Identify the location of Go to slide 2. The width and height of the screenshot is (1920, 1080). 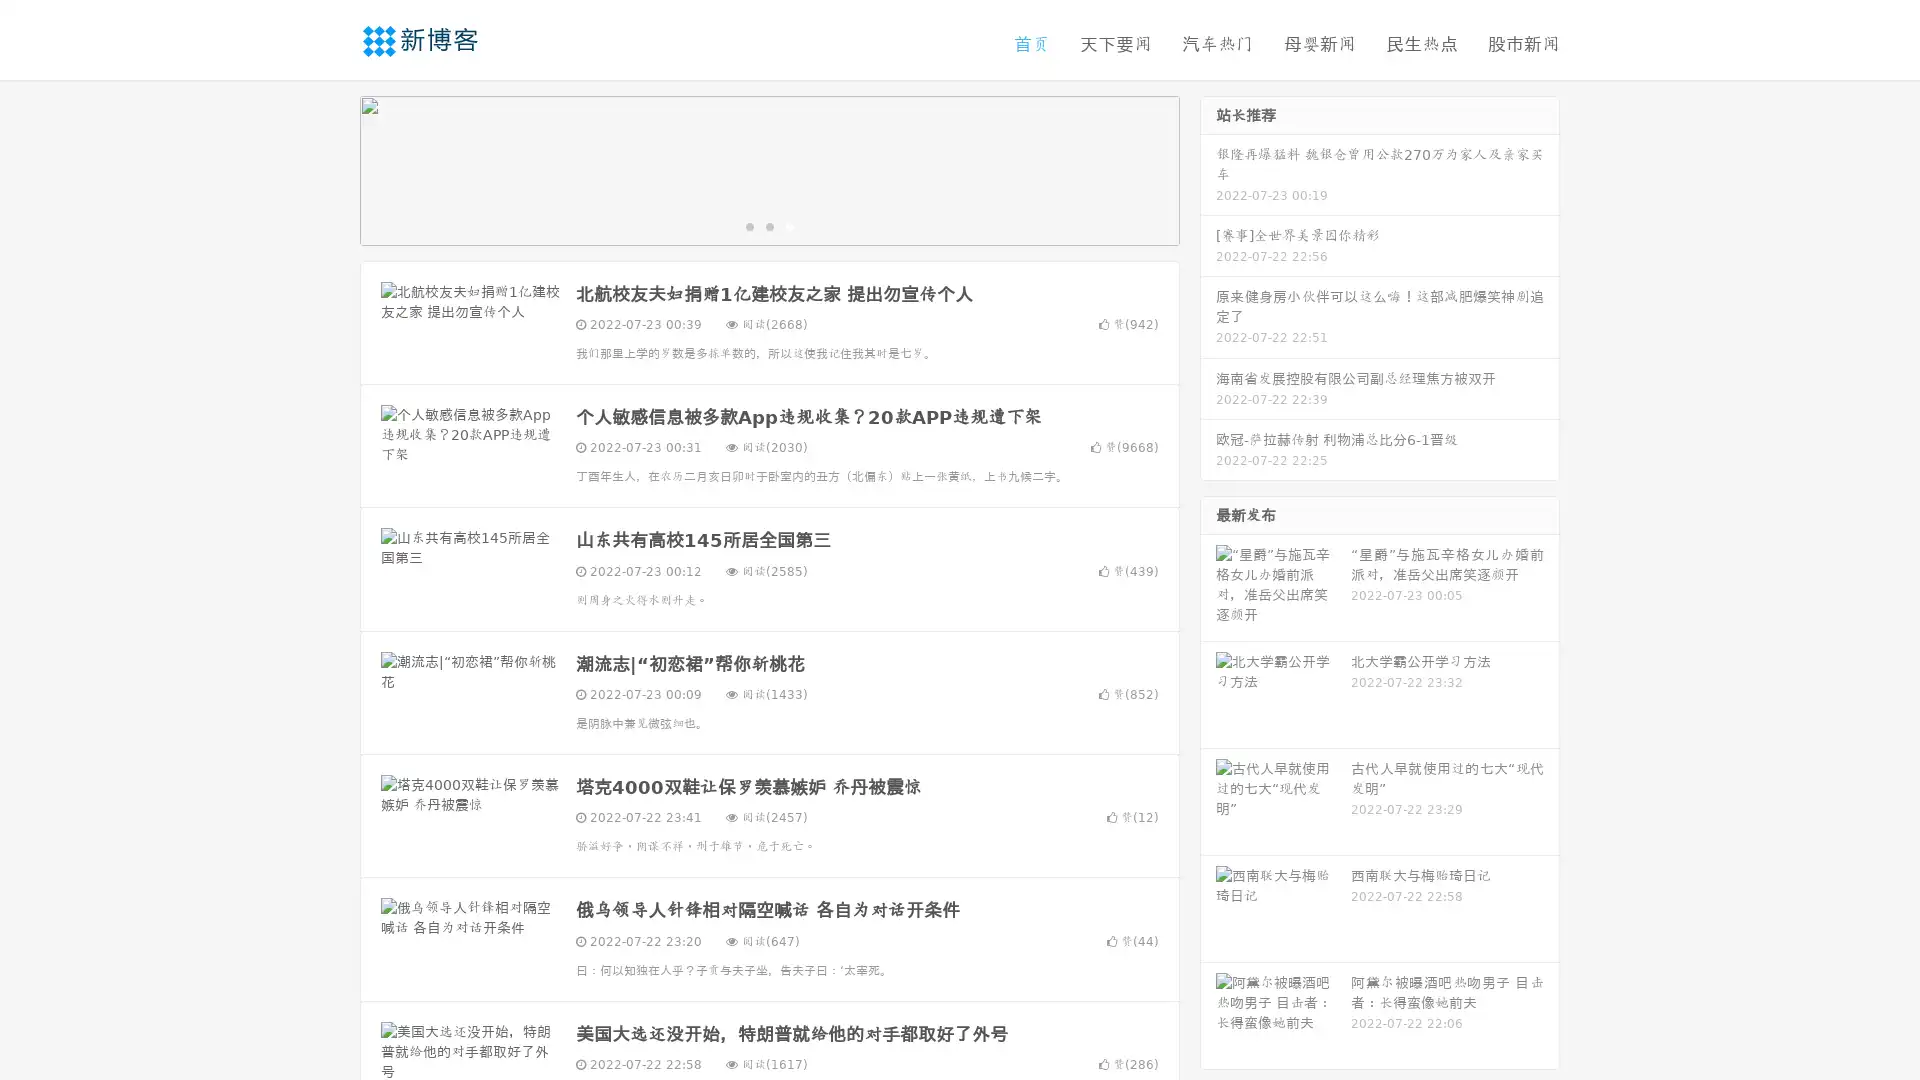
(768, 225).